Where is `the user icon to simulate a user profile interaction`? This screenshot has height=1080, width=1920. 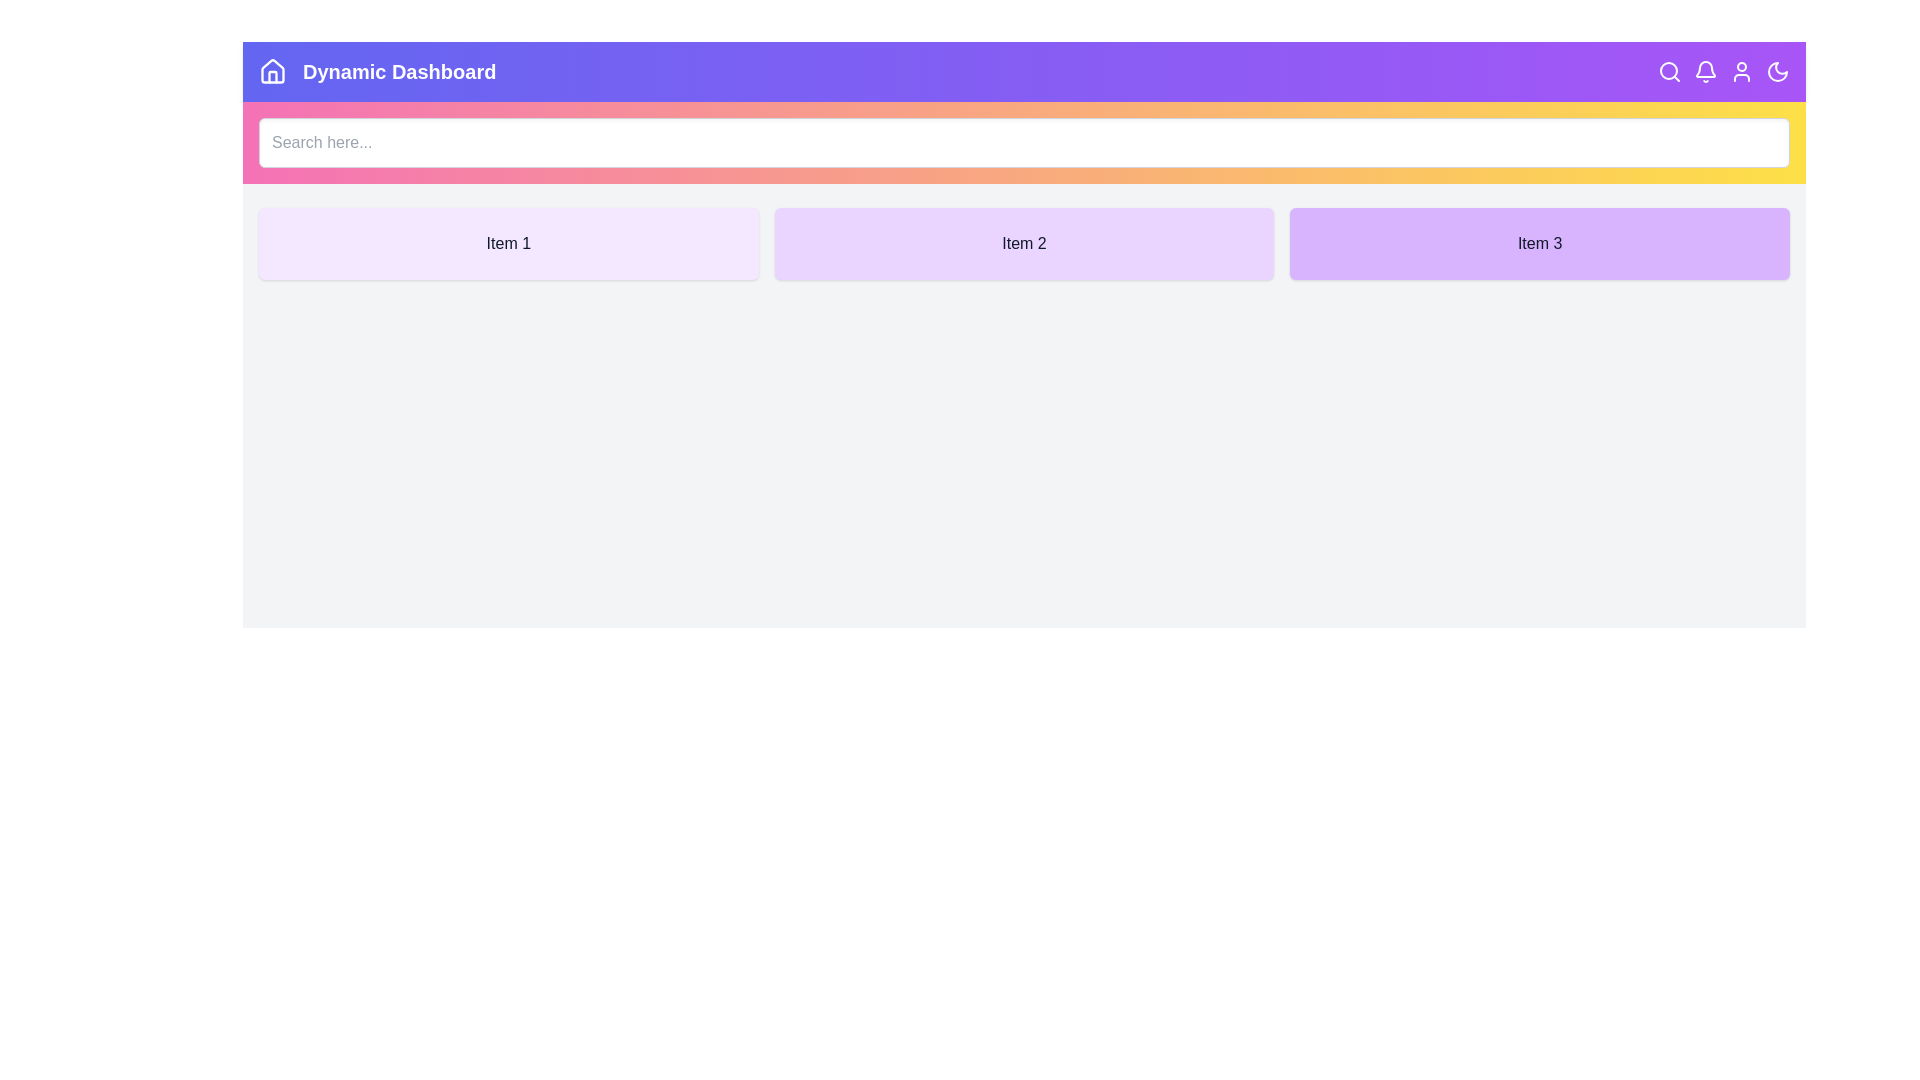 the user icon to simulate a user profile interaction is located at coordinates (1741, 71).